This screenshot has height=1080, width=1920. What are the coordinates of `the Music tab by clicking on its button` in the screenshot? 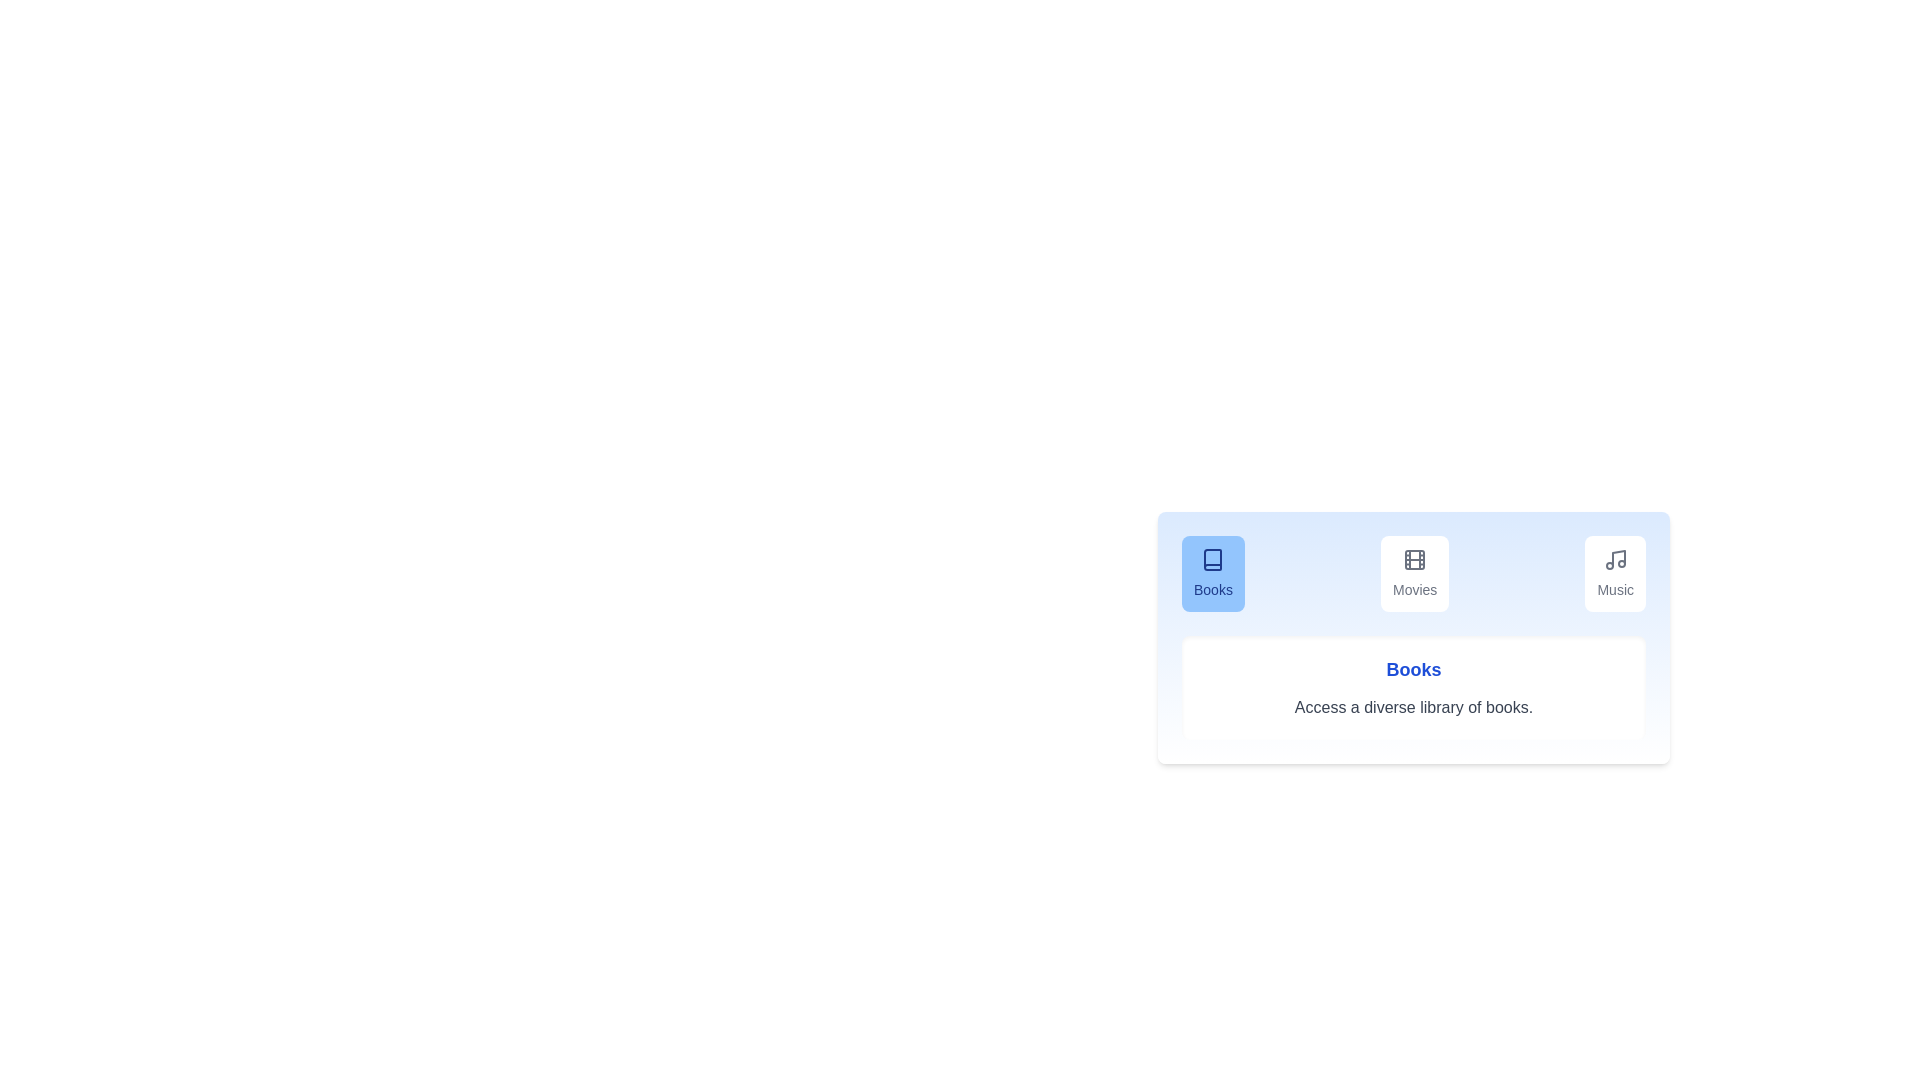 It's located at (1614, 574).